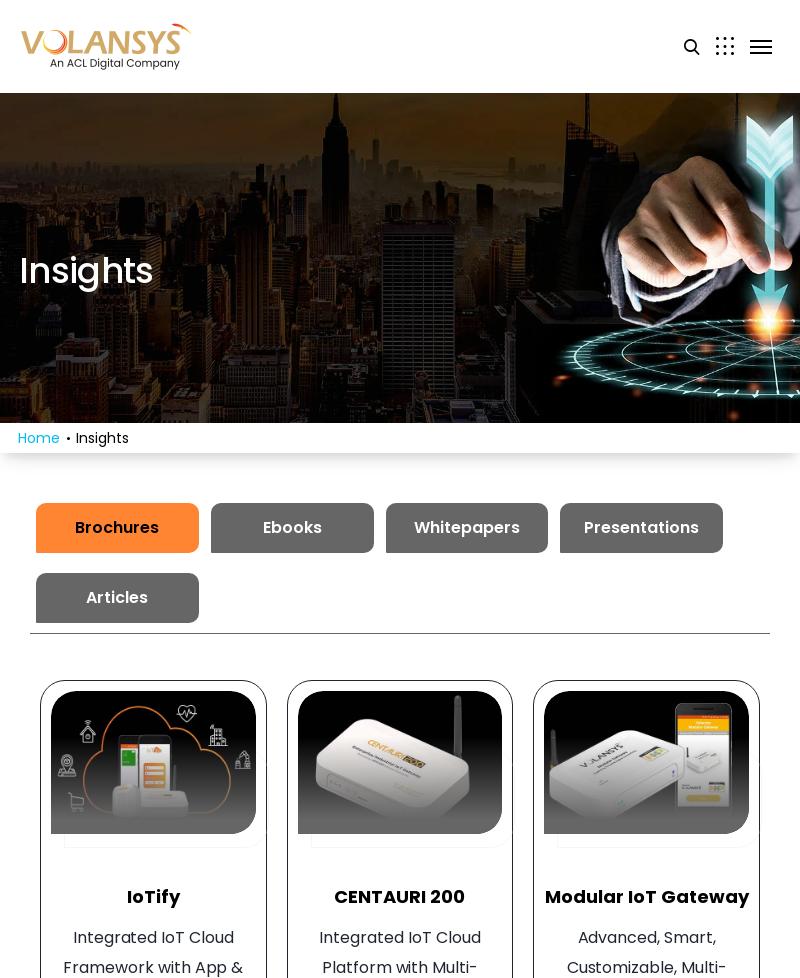 This screenshot has height=978, width=800. I want to click on 'Modular IoT Gateway', so click(645, 895).